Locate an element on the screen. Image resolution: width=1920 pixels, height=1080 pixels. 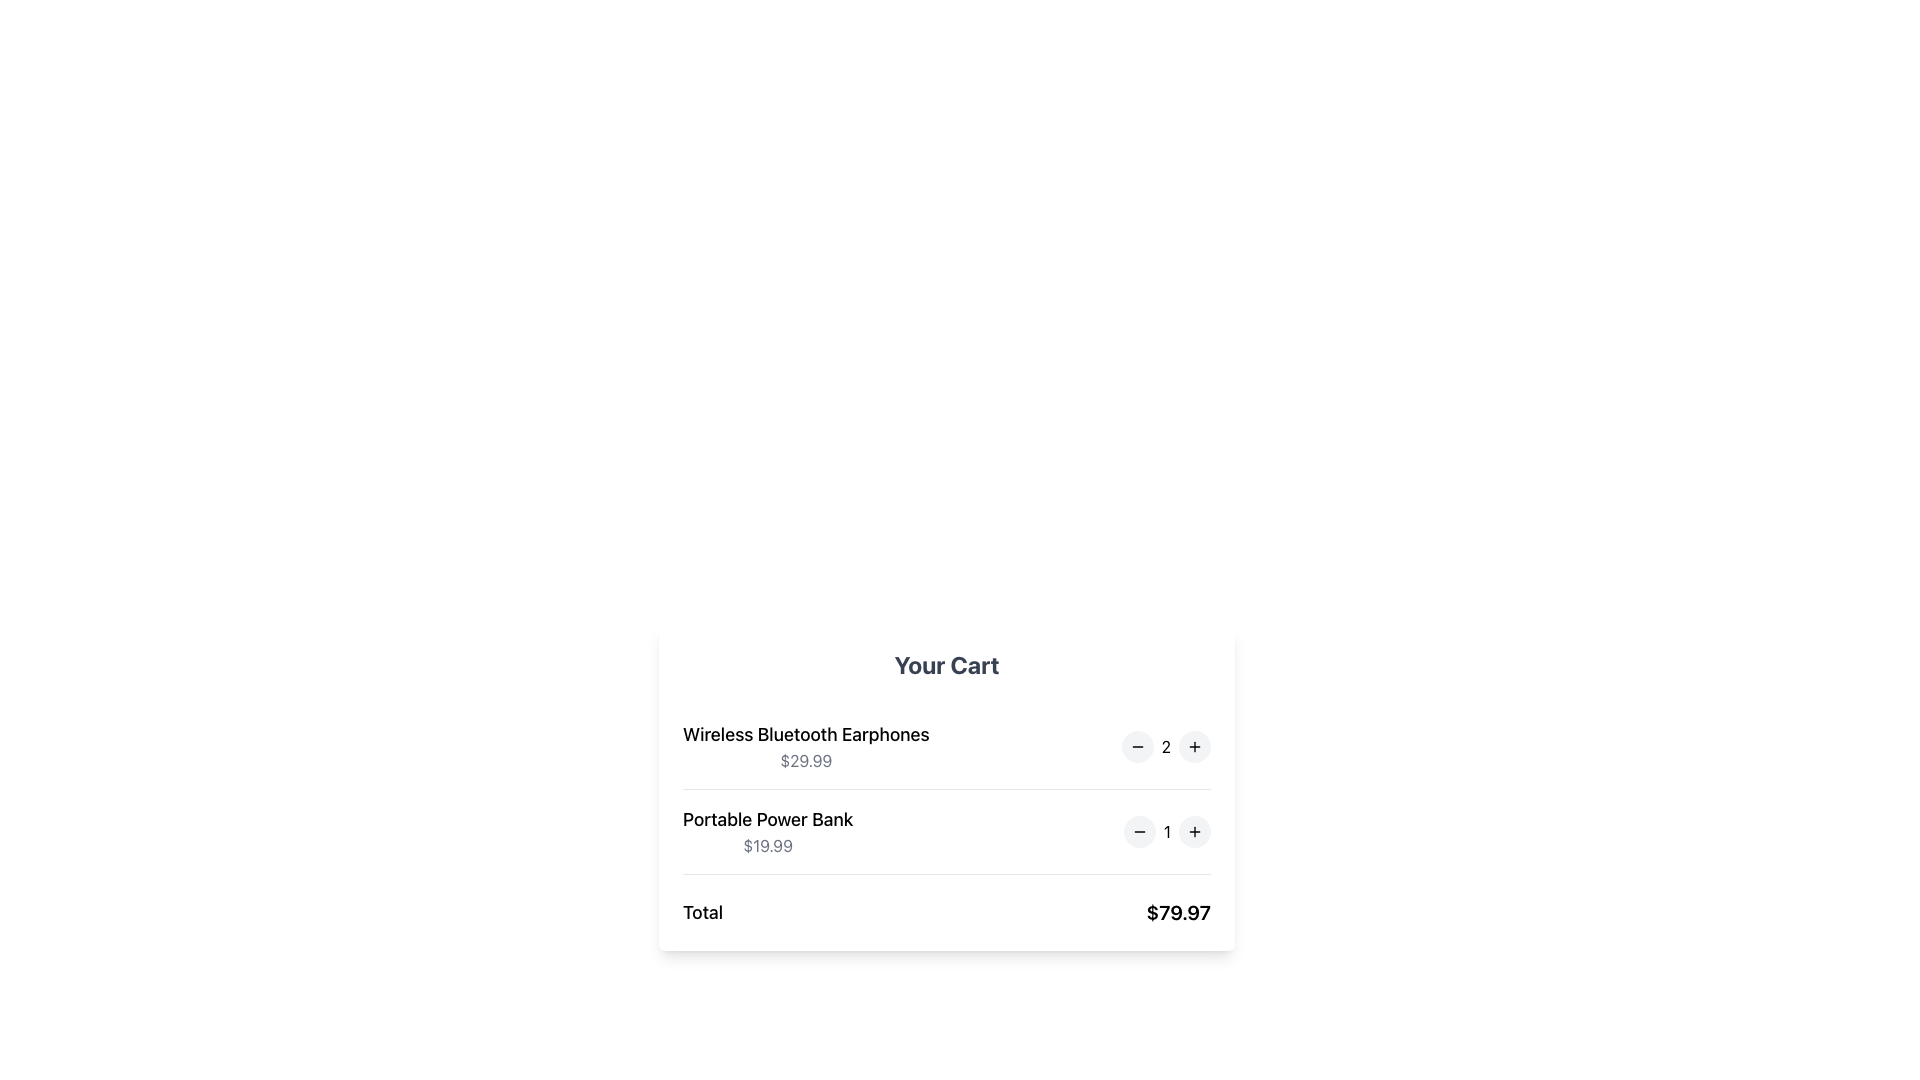
displayed quantity of the portable power bank item in the cart, located centrally between the increment and decrement buttons is located at coordinates (1167, 832).